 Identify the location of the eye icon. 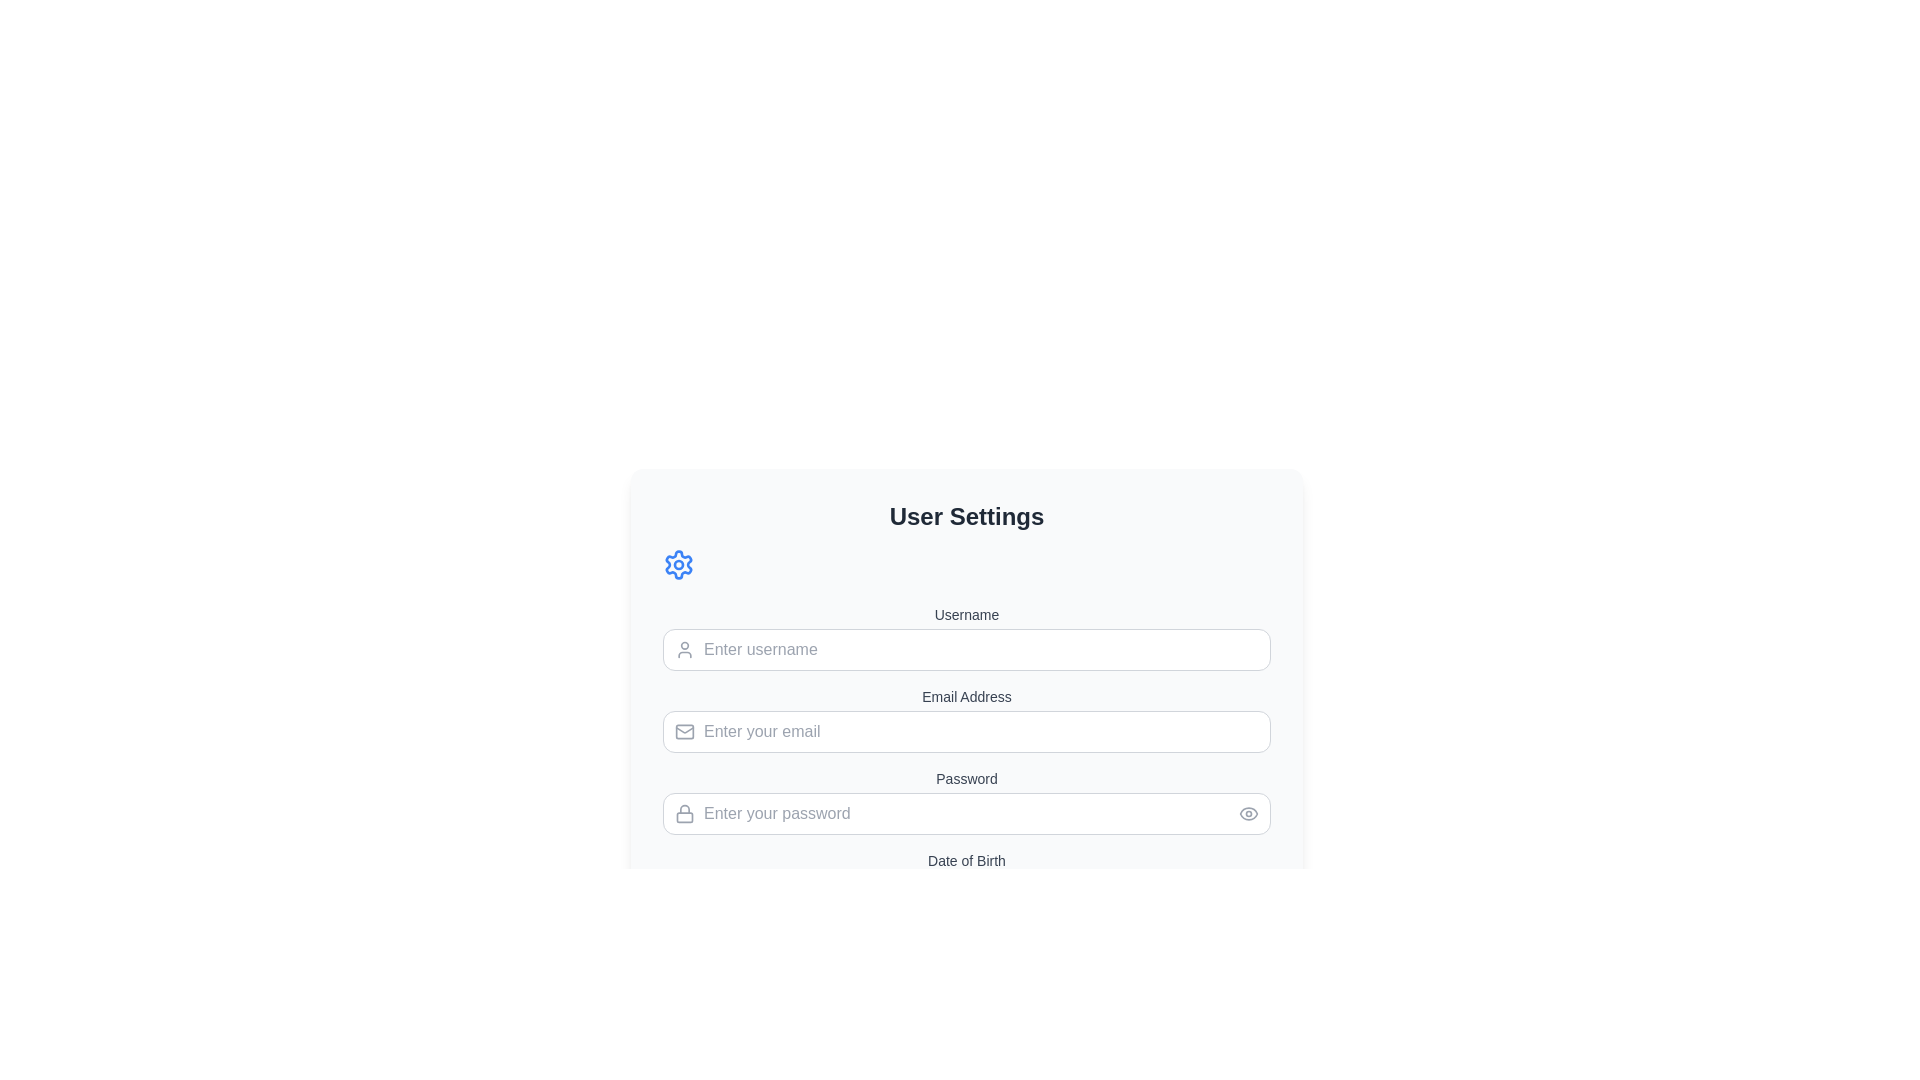
(1247, 813).